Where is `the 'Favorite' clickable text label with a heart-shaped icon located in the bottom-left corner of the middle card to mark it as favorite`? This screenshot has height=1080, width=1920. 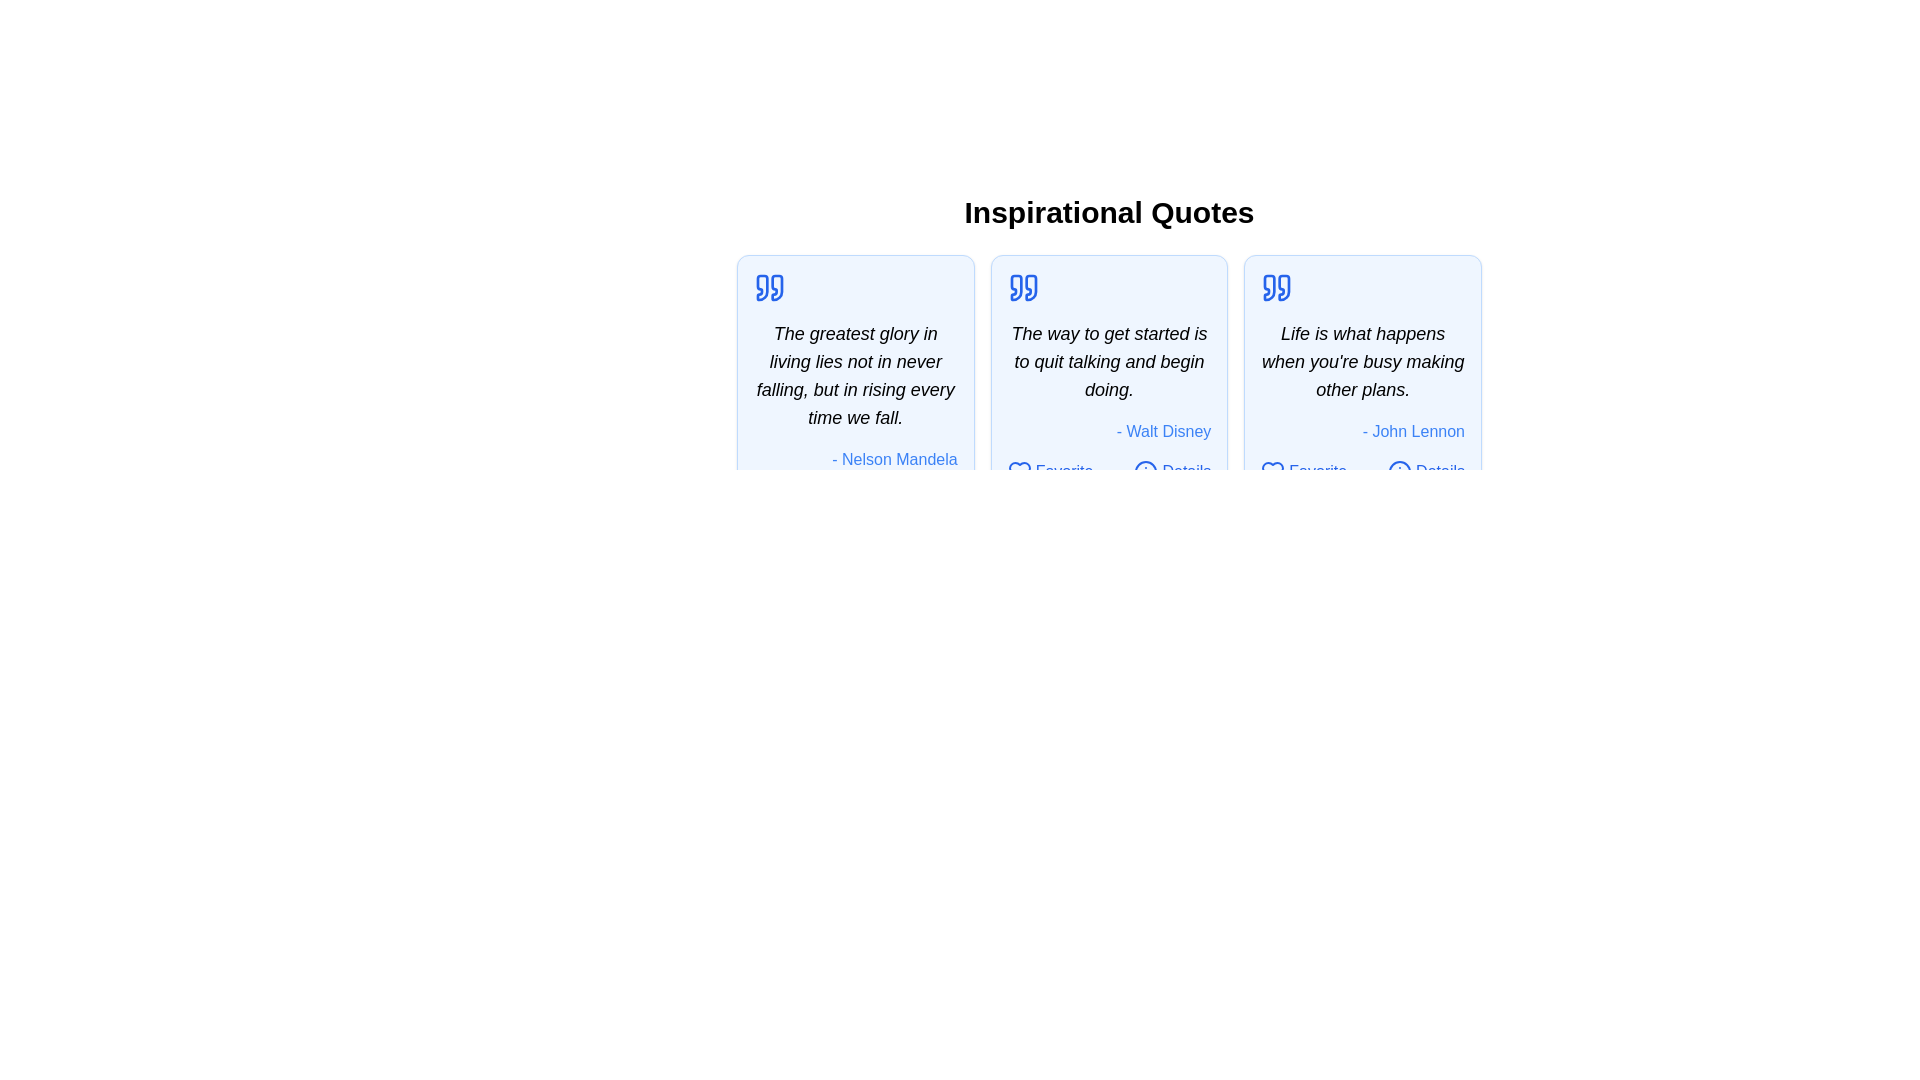
the 'Favorite' clickable text label with a heart-shaped icon located in the bottom-left corner of the middle card to mark it as favorite is located at coordinates (1049, 471).